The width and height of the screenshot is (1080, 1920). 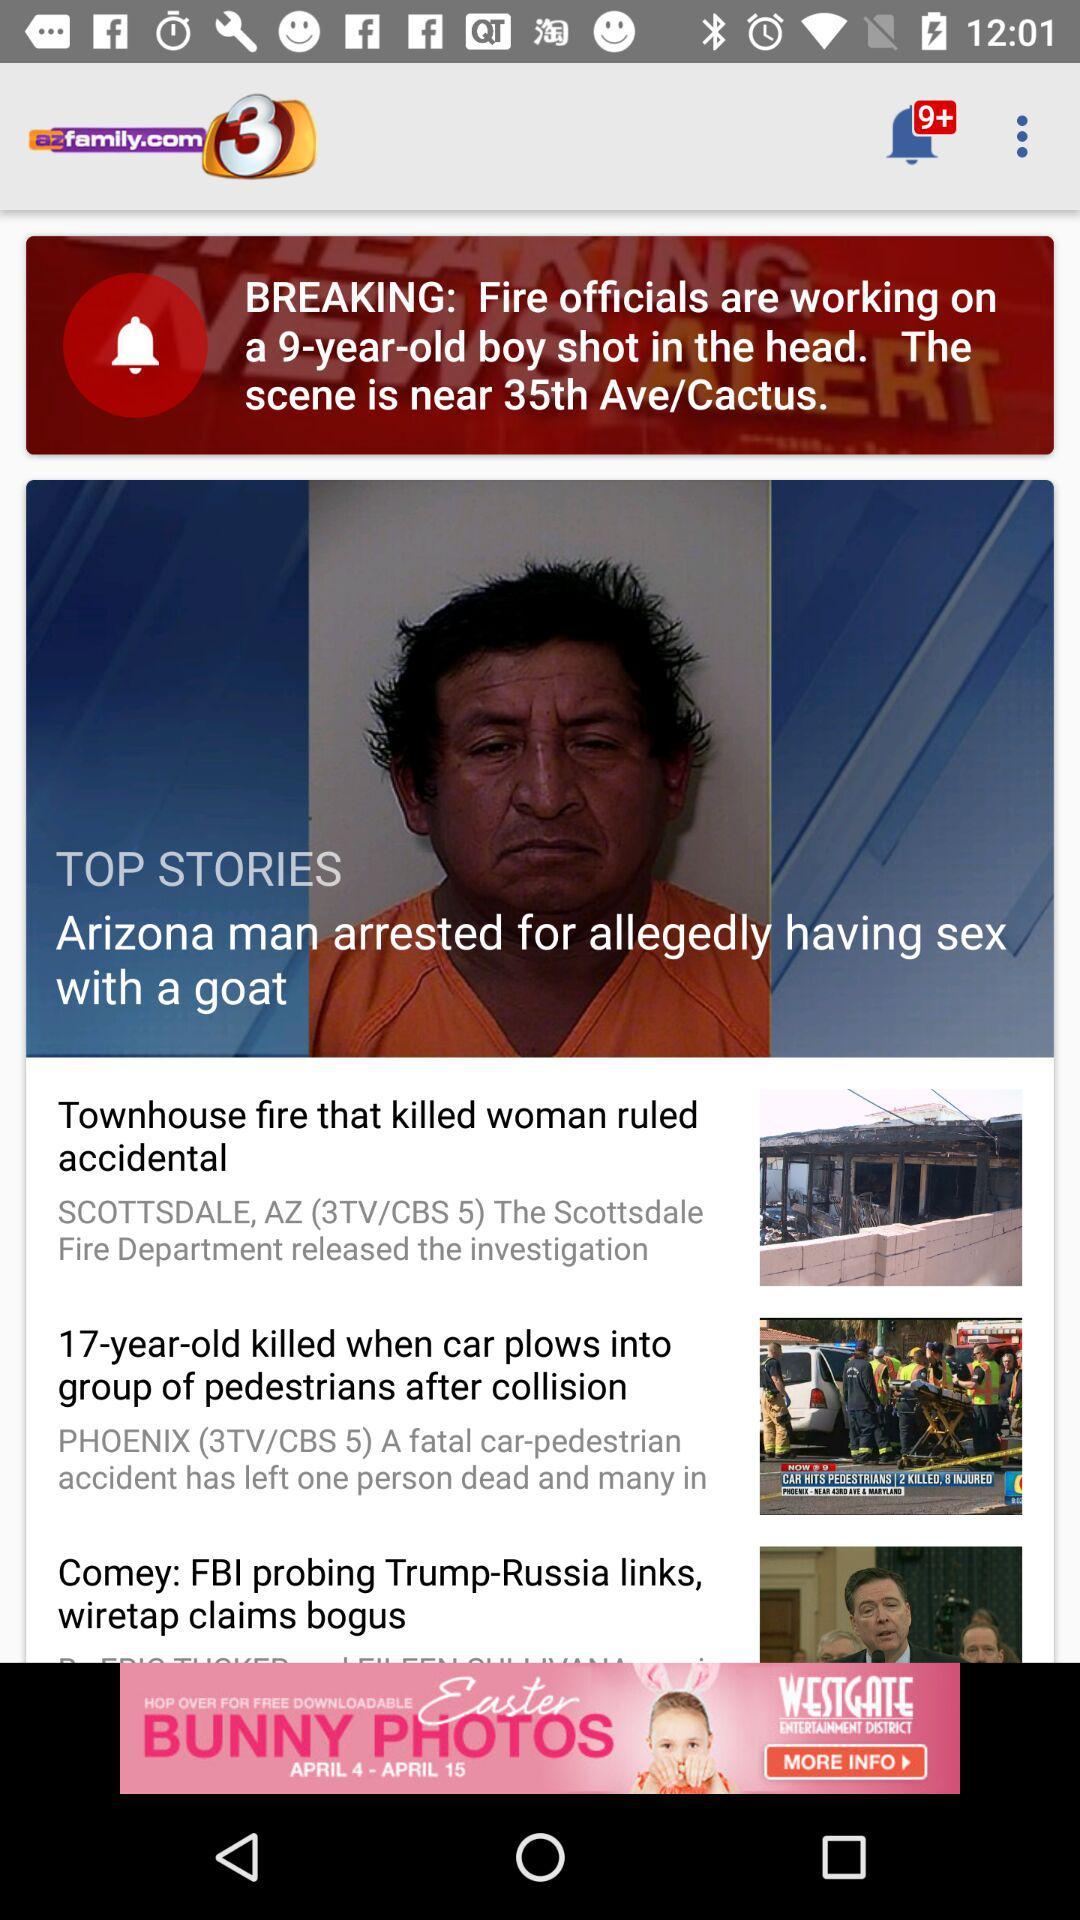 I want to click on the first frame in the azfamilycom, so click(x=540, y=345).